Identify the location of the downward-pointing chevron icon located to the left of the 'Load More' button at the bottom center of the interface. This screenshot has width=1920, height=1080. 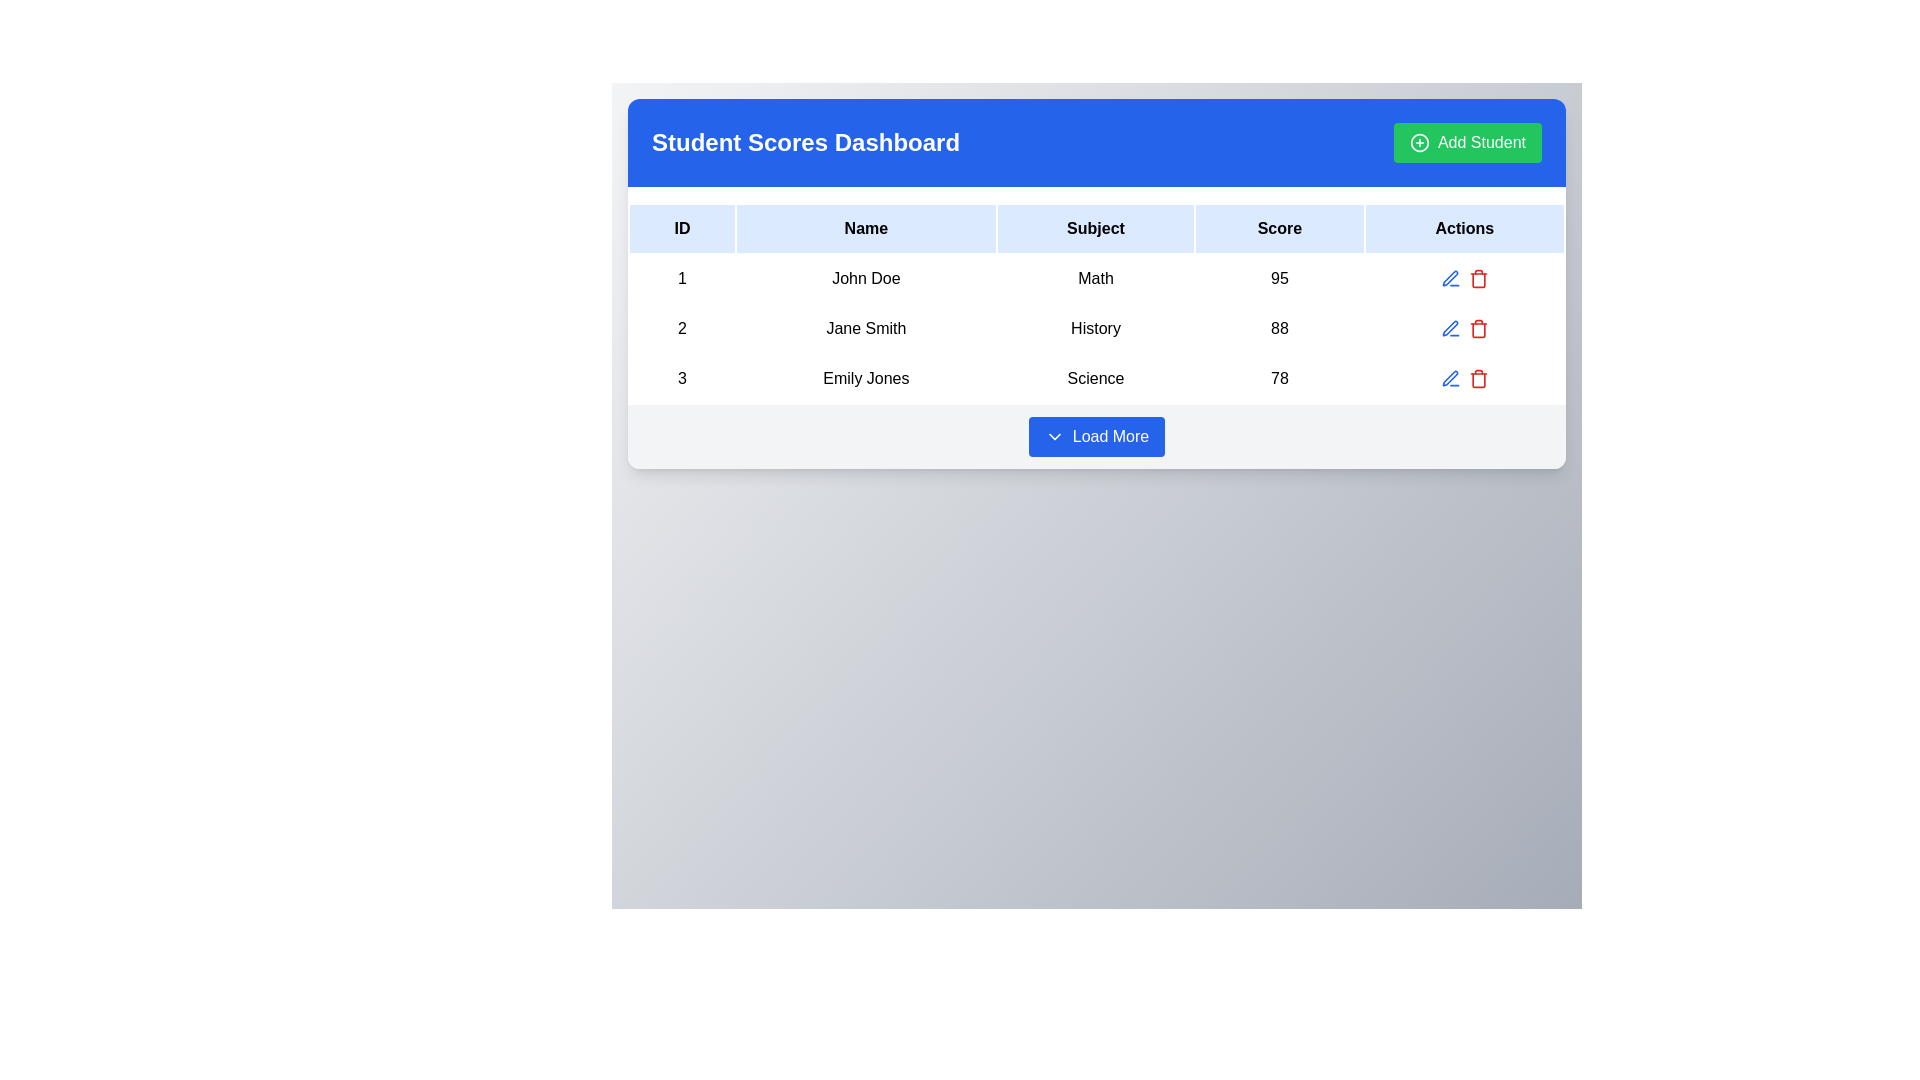
(1053, 435).